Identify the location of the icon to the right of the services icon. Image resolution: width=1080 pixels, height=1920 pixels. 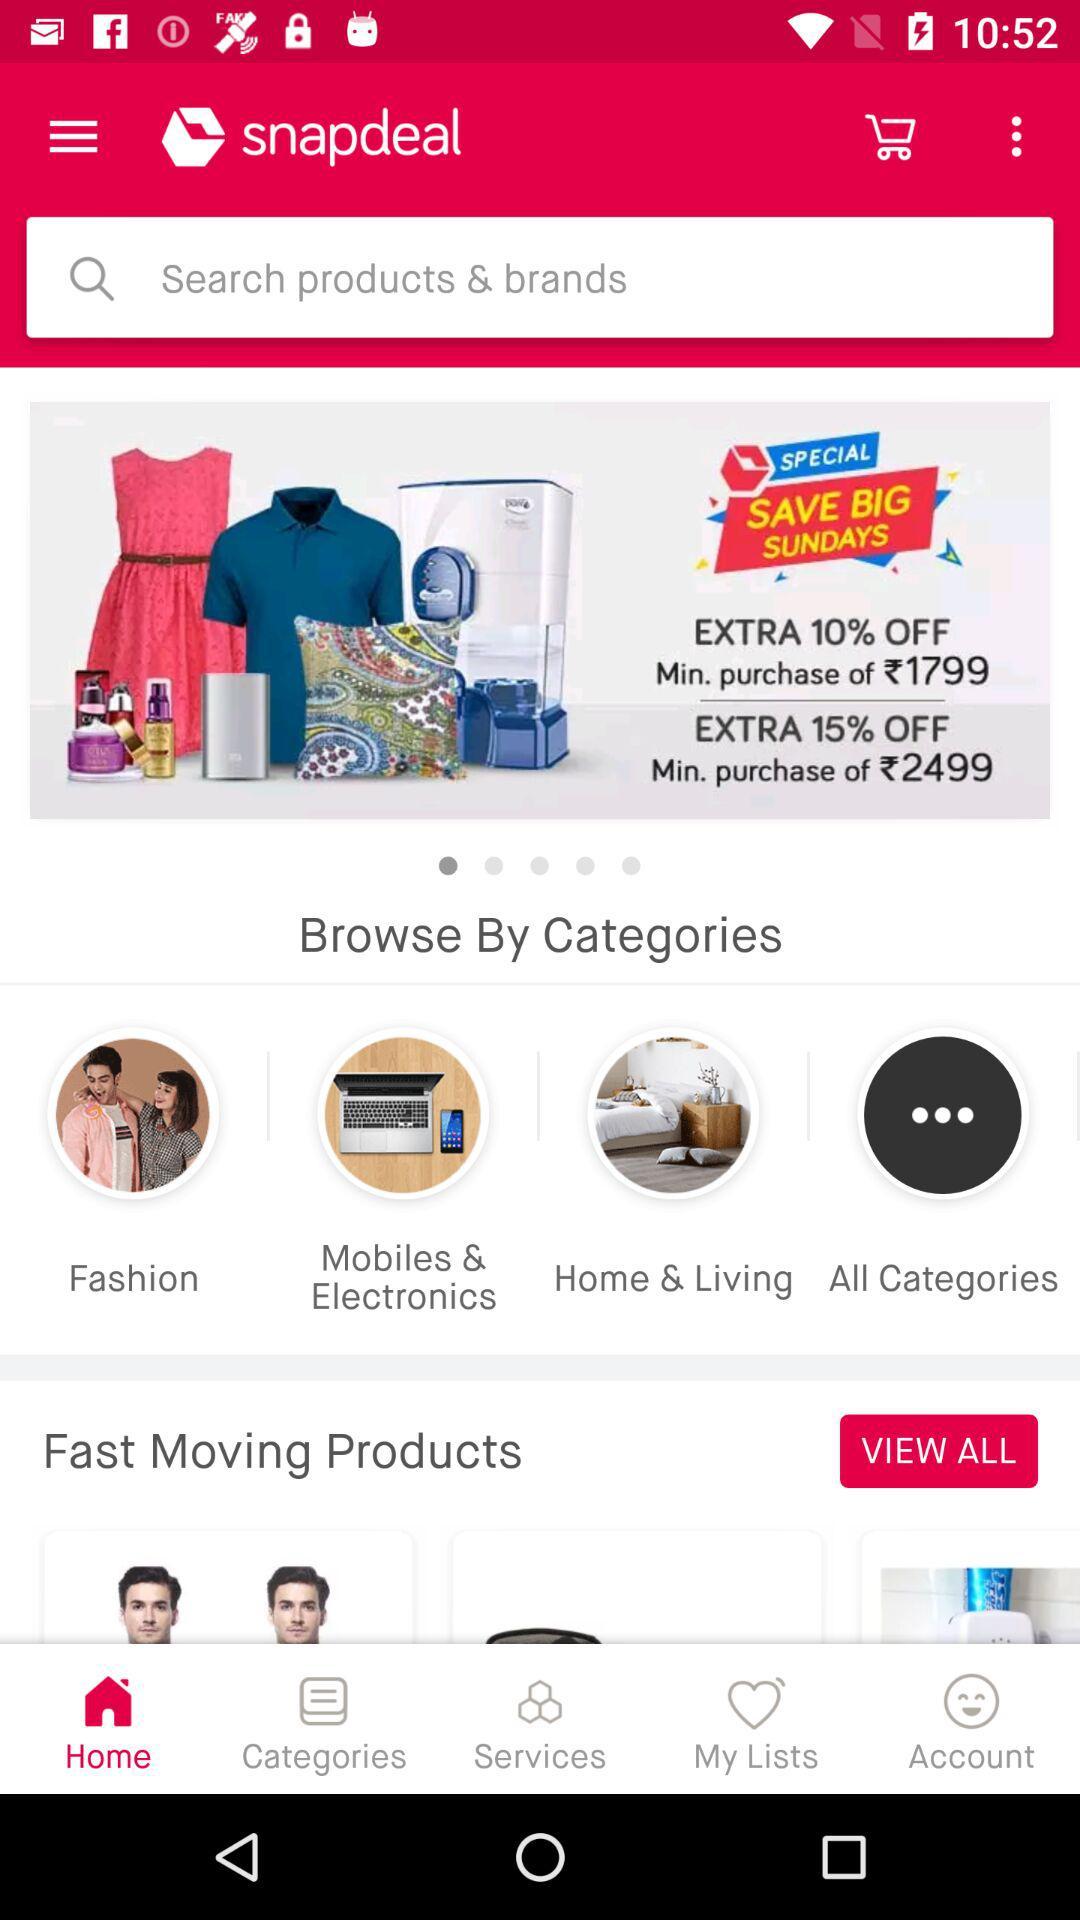
(756, 1717).